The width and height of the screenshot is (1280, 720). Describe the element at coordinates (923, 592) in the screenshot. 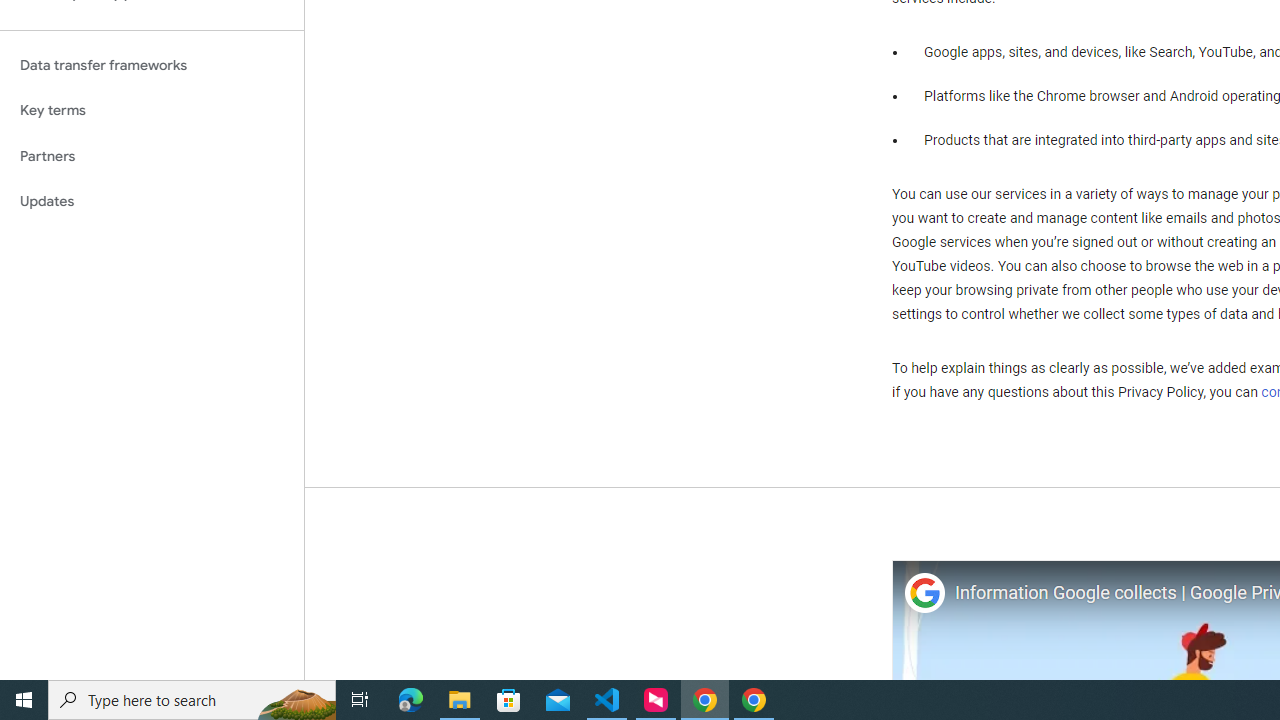

I see `'Photo image of Google'` at that location.